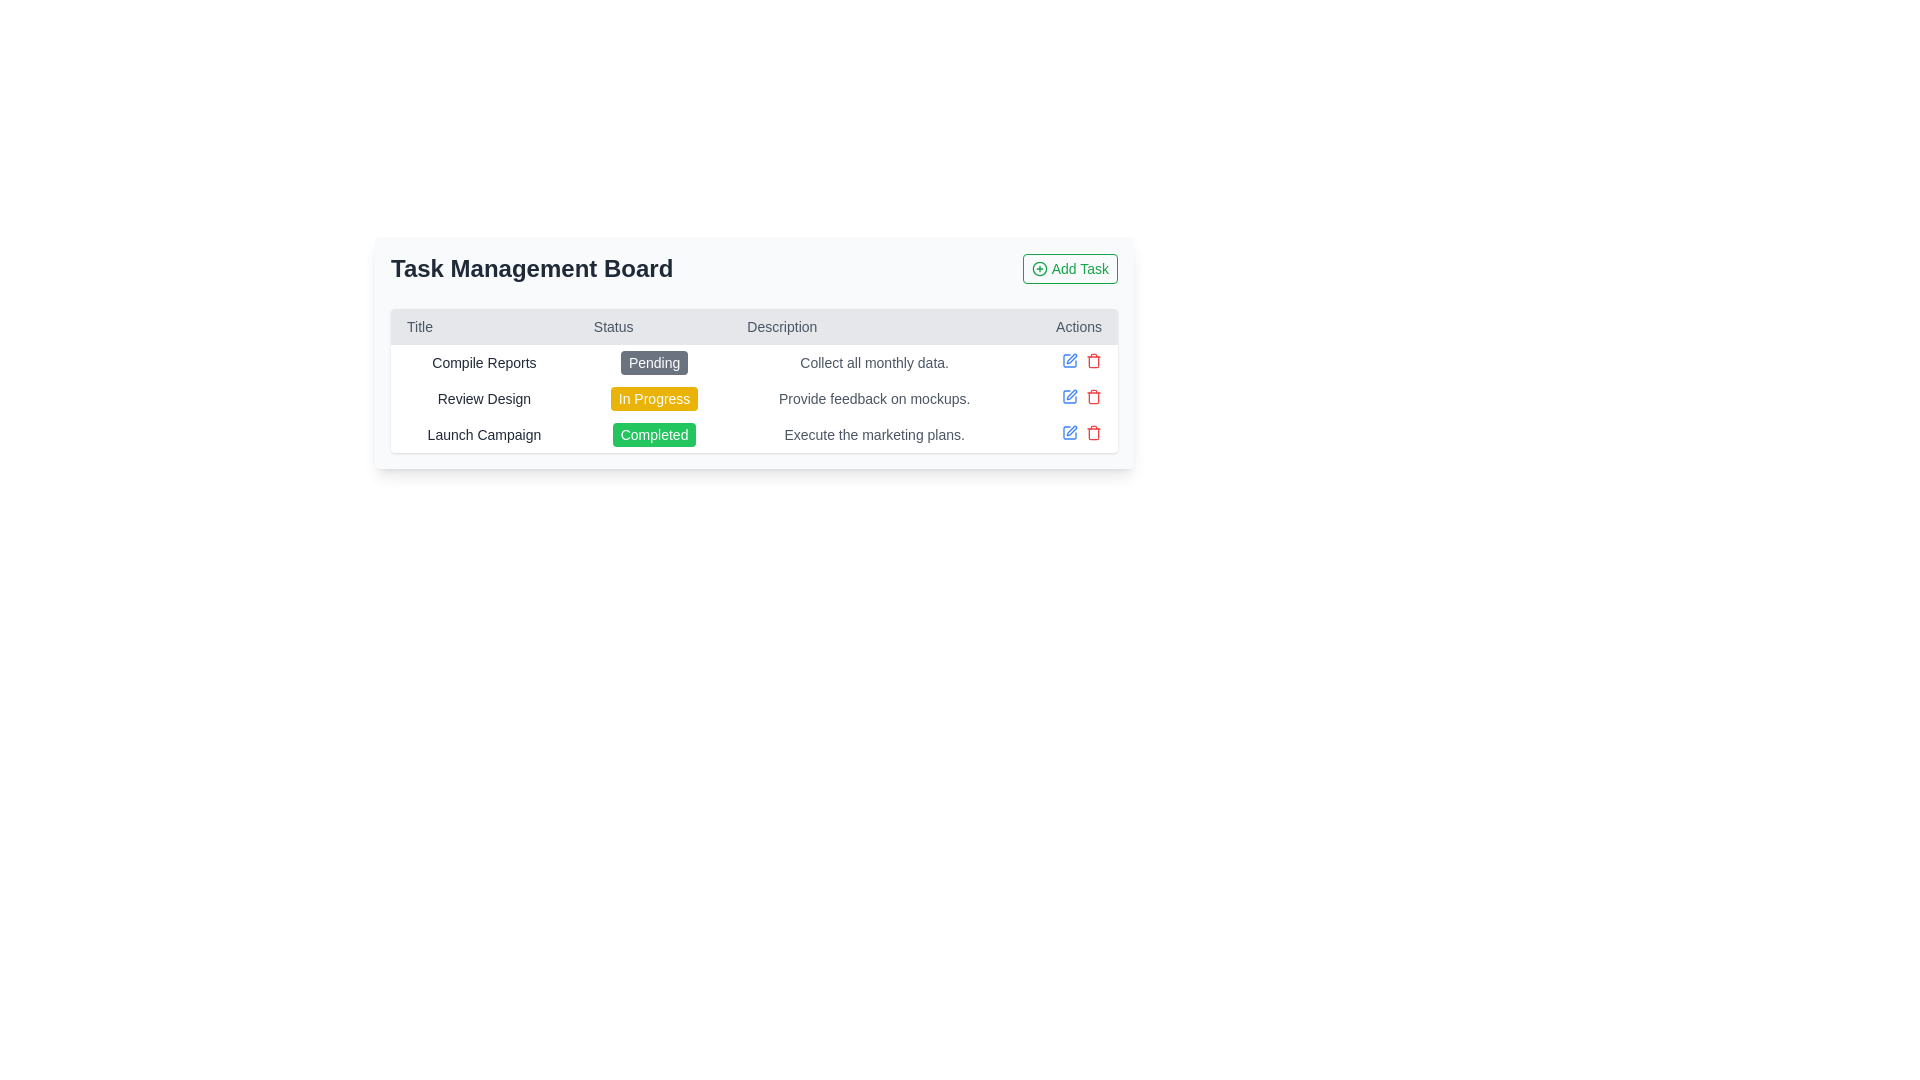 Image resolution: width=1920 pixels, height=1080 pixels. I want to click on the trash can icon in the 'Actions' column of the table row for the task 'Review Design' to trigger a tooltip or highlight effect, so click(1093, 397).